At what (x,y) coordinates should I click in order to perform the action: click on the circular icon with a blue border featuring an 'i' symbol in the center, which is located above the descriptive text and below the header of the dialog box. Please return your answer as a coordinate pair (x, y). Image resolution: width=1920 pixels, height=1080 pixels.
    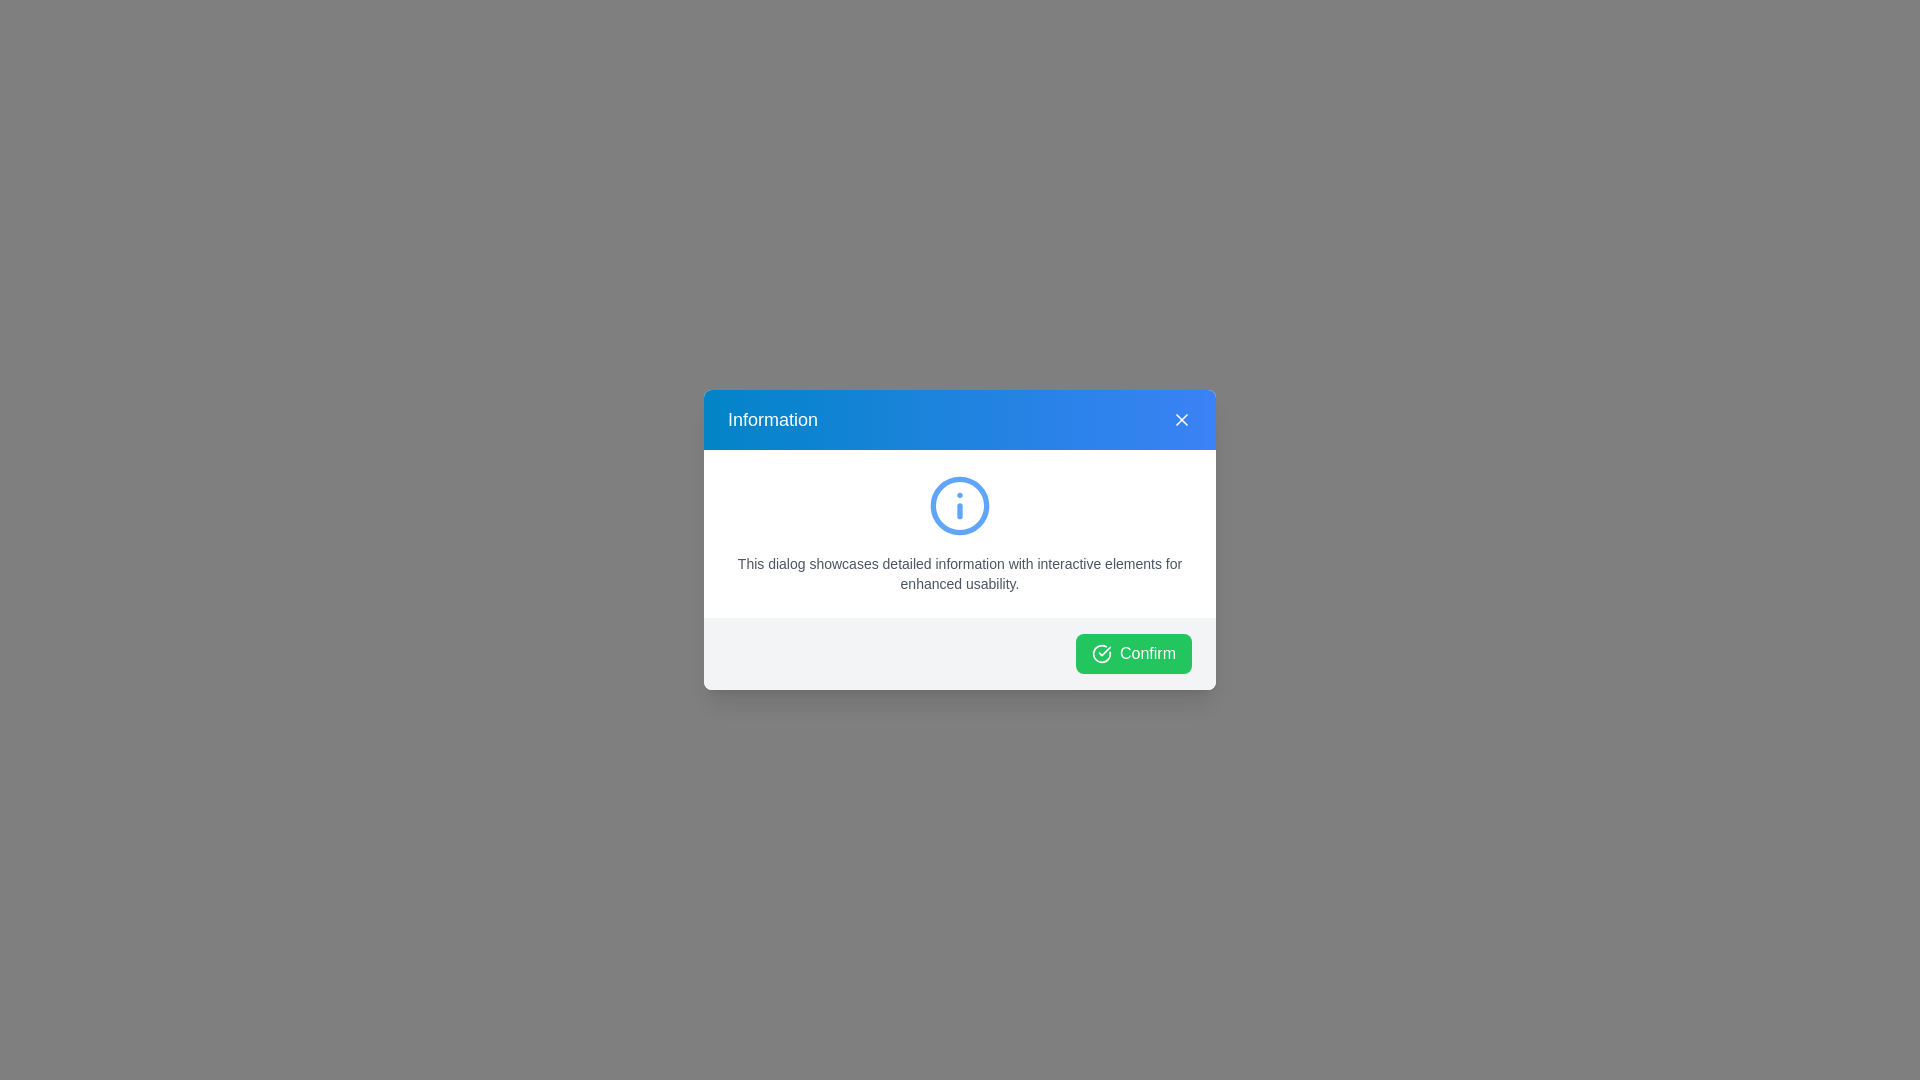
    Looking at the image, I should click on (960, 504).